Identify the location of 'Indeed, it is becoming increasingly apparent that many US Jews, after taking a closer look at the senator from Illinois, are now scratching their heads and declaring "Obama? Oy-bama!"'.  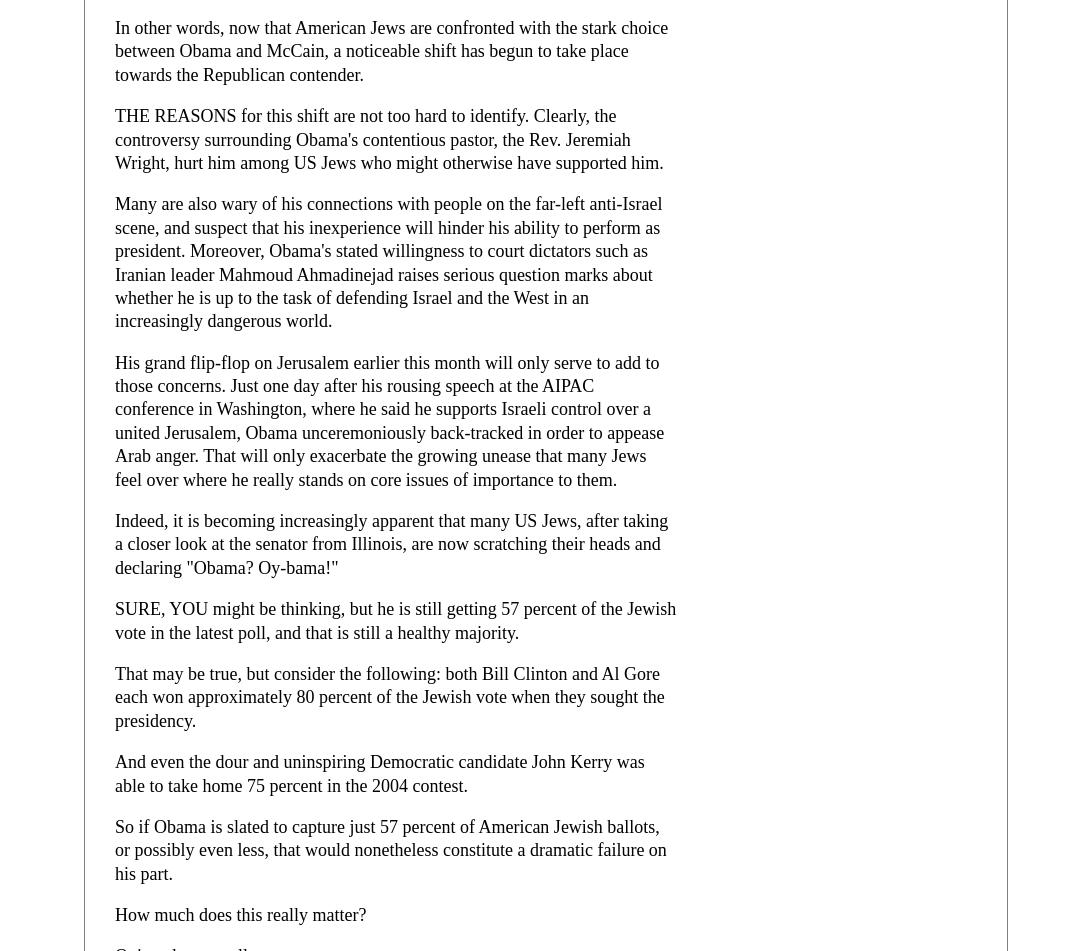
(391, 542).